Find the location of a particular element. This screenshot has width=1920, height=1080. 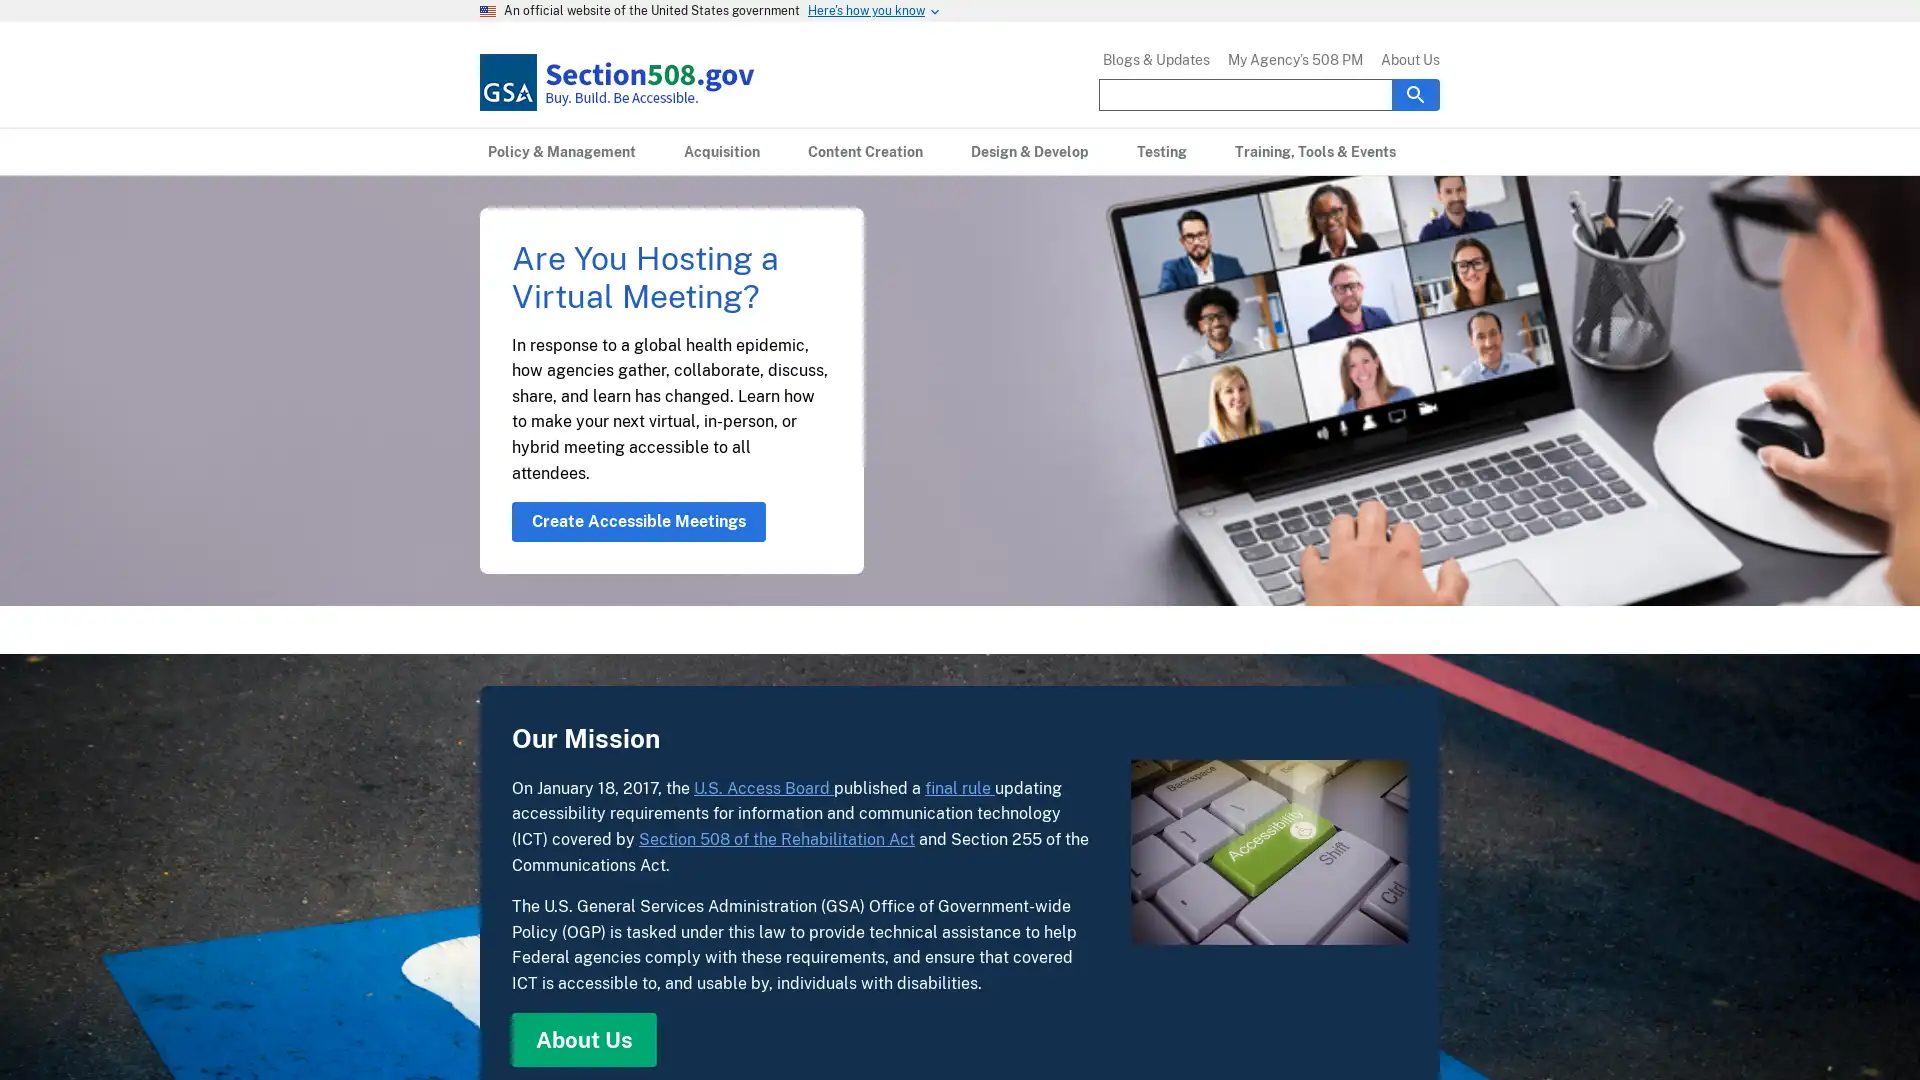

Here's how you know is located at coordinates (866, 11).